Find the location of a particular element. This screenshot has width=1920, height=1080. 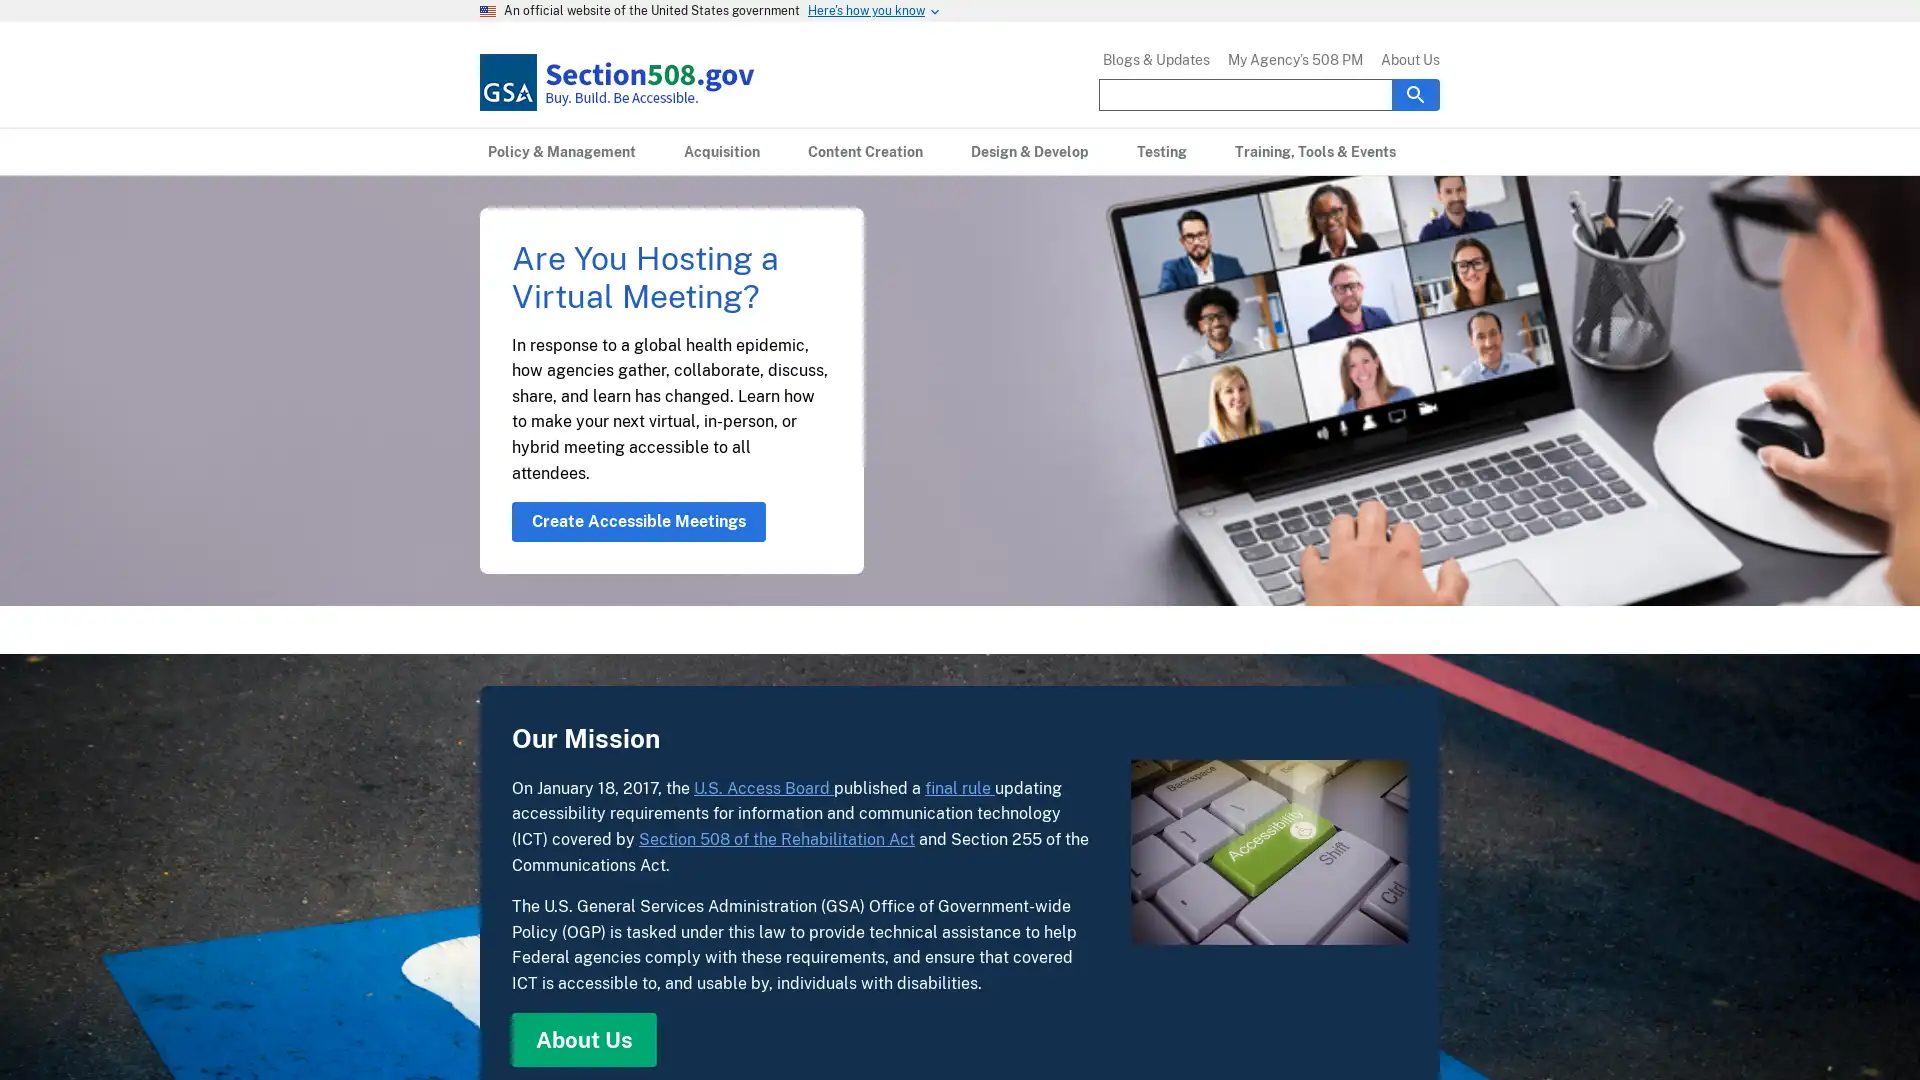

Here's how you know is located at coordinates (866, 11).